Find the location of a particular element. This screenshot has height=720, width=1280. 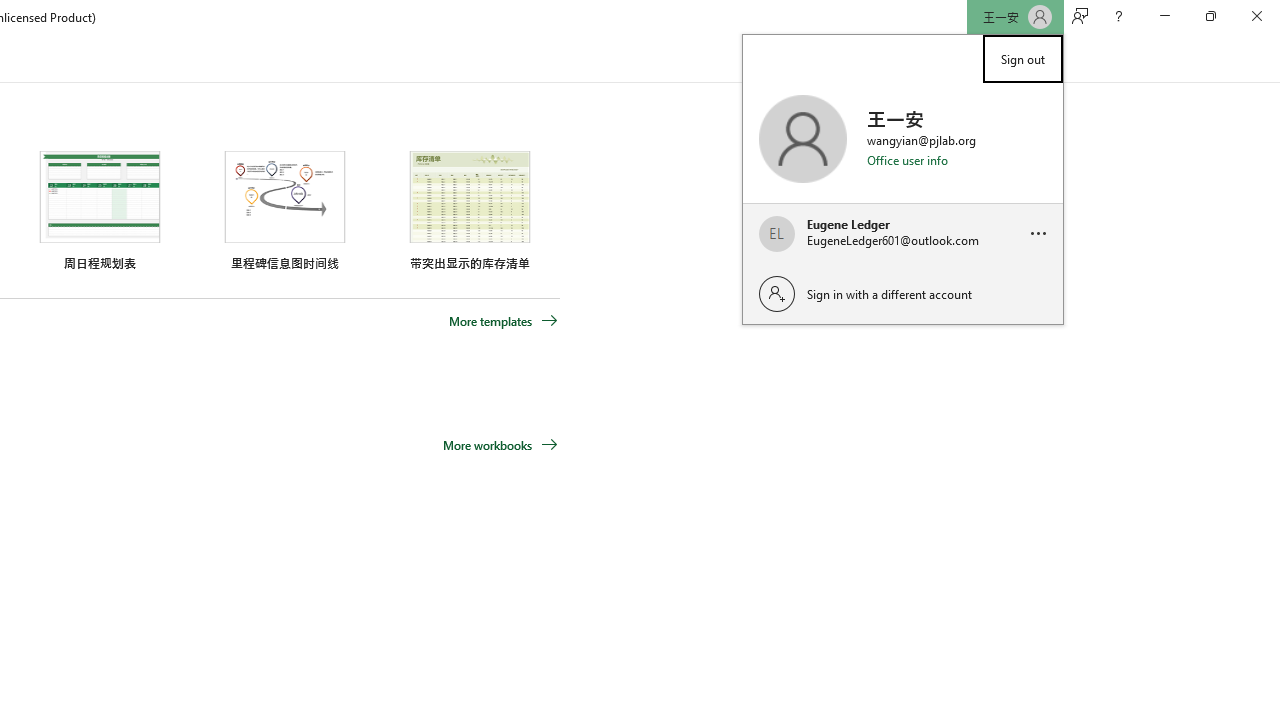

'More workbooks' is located at coordinates (501, 443).